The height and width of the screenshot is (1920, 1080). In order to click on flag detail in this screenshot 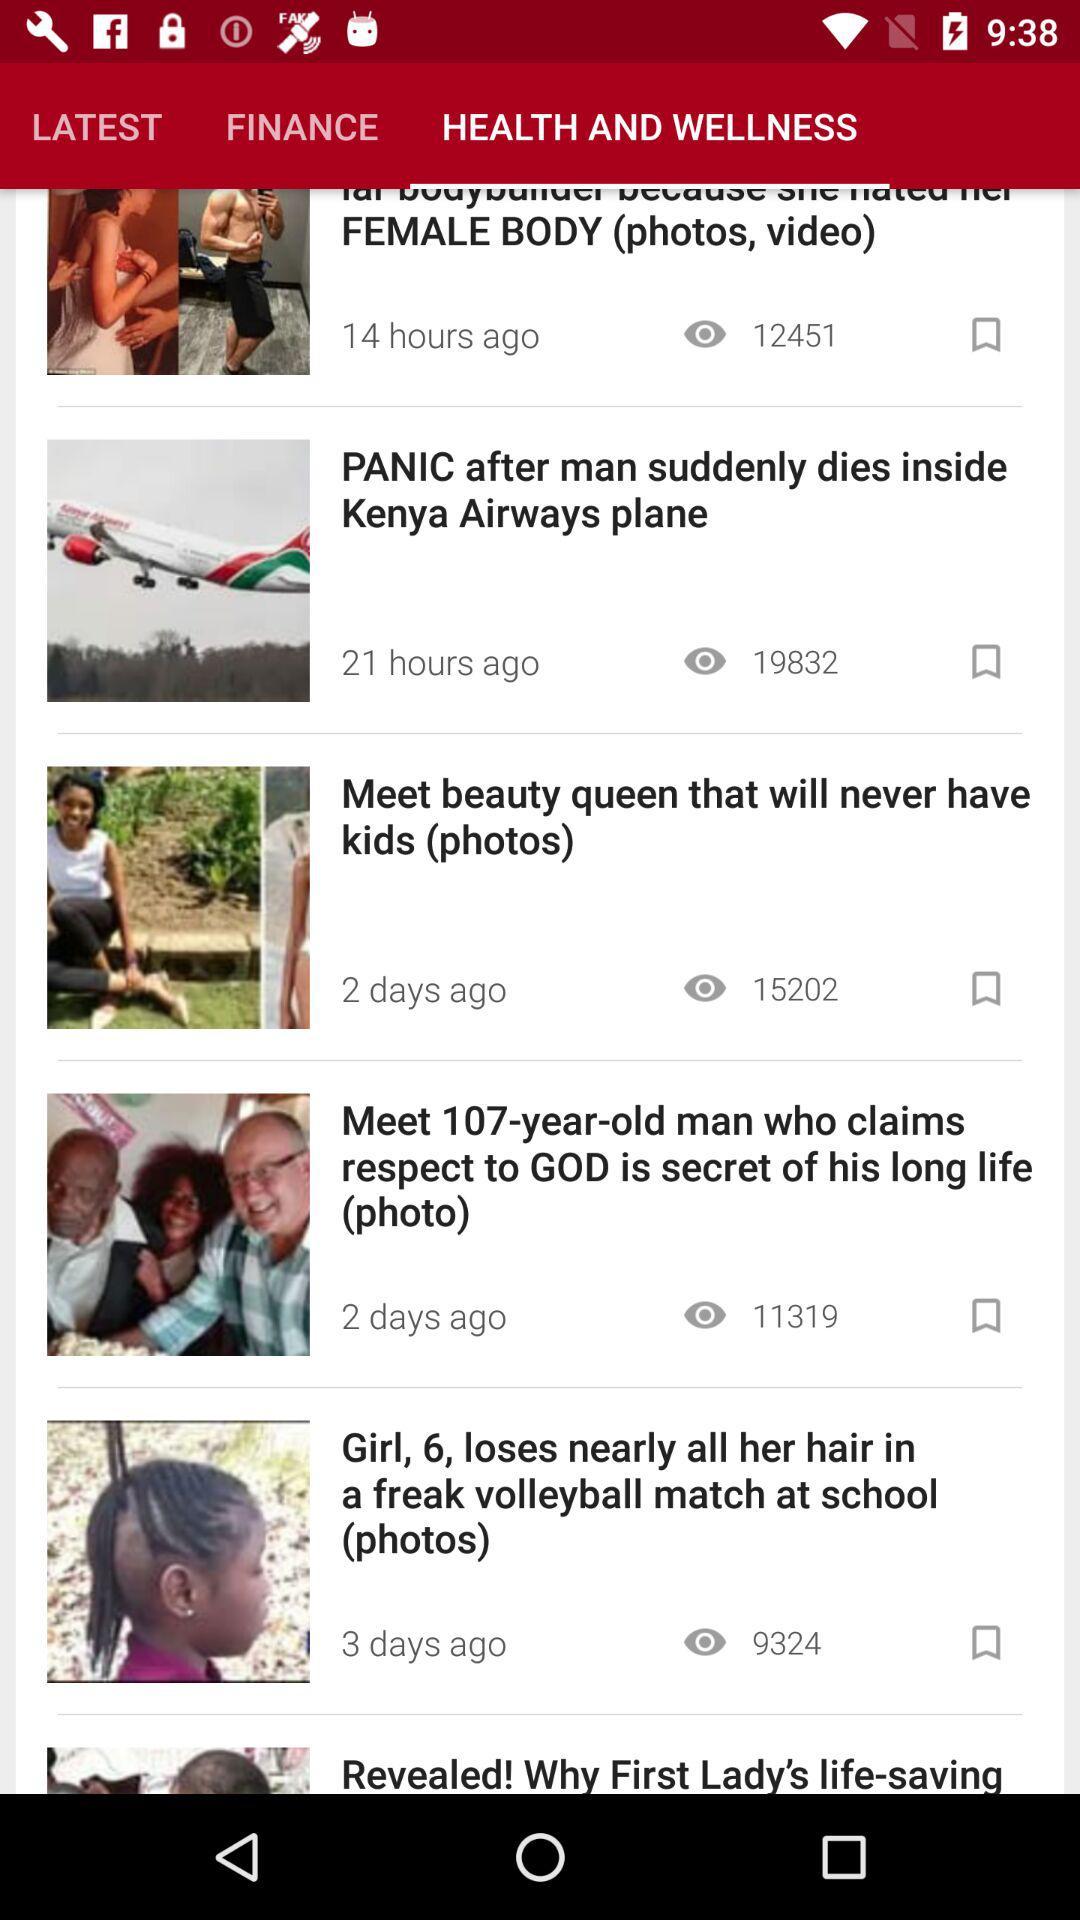, I will do `click(985, 1315)`.